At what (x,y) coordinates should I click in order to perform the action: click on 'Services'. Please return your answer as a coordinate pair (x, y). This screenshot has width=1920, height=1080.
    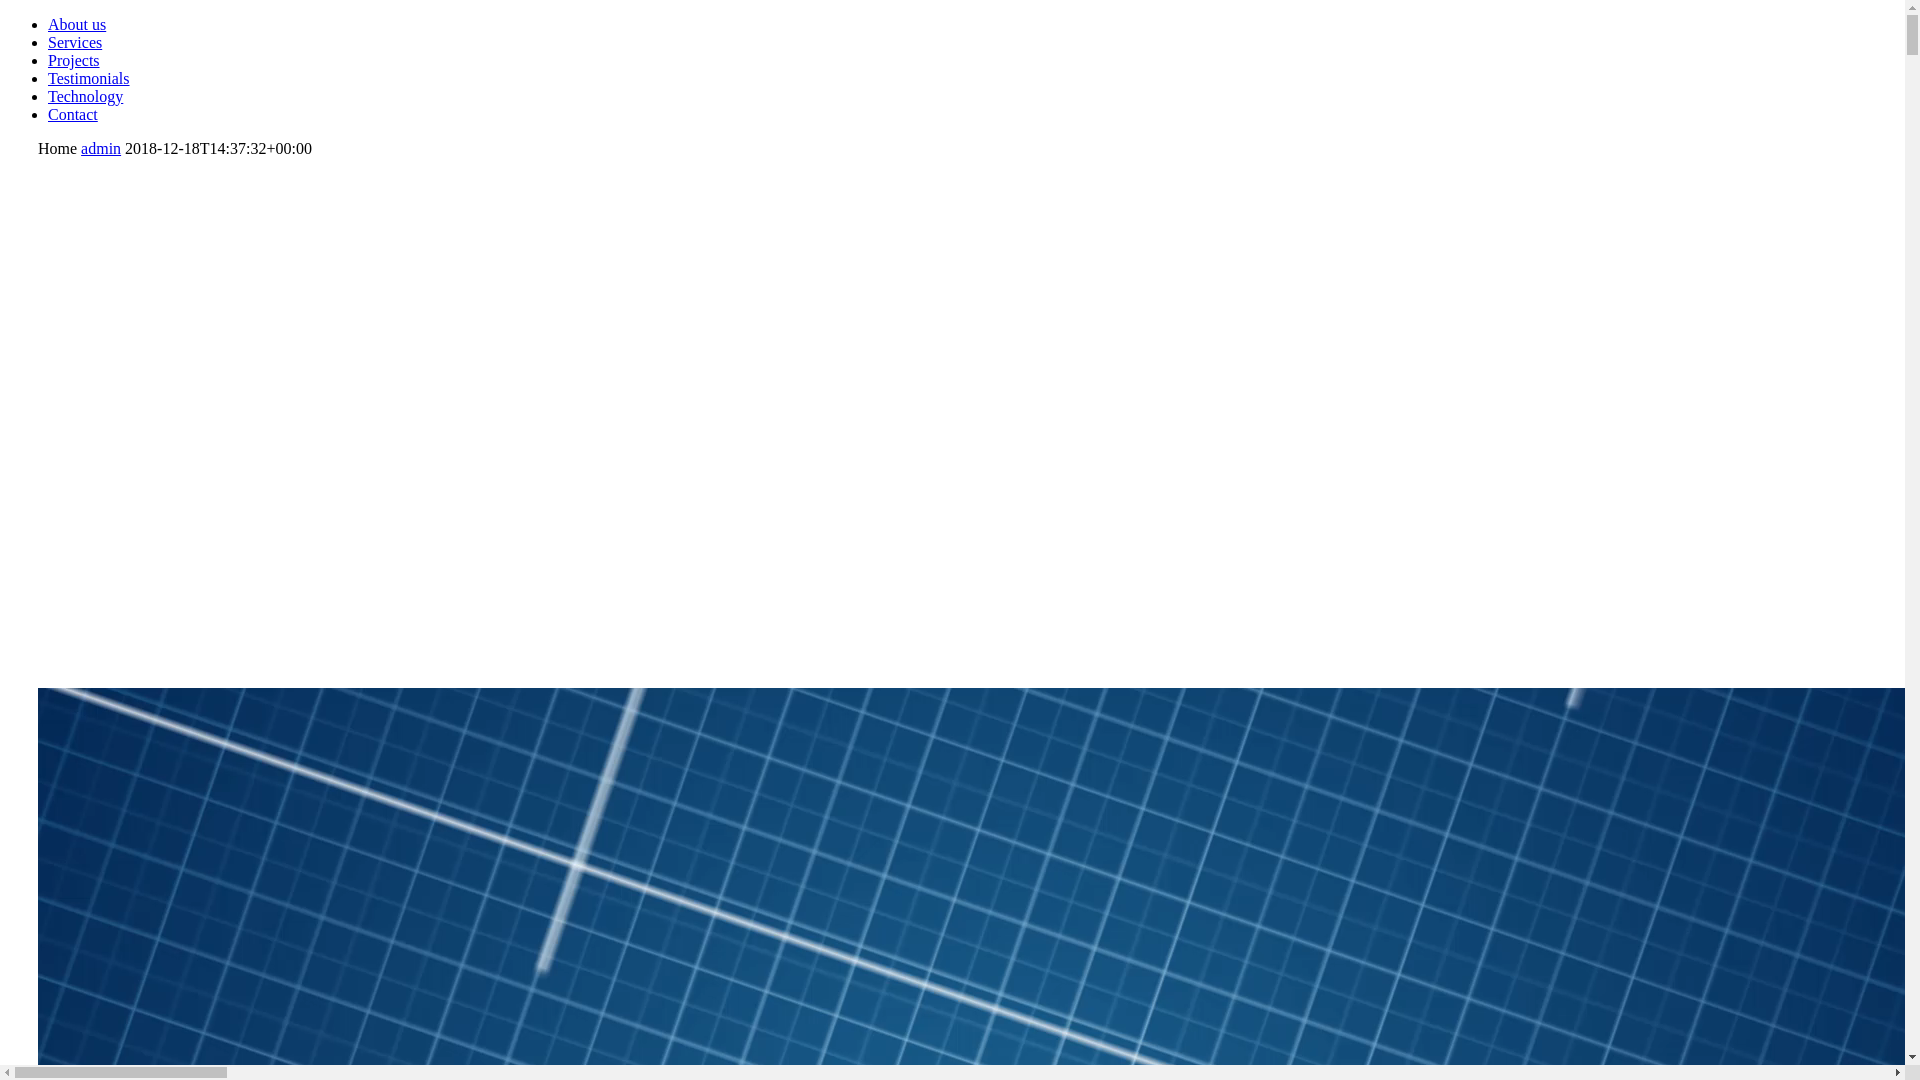
    Looking at the image, I should click on (75, 42).